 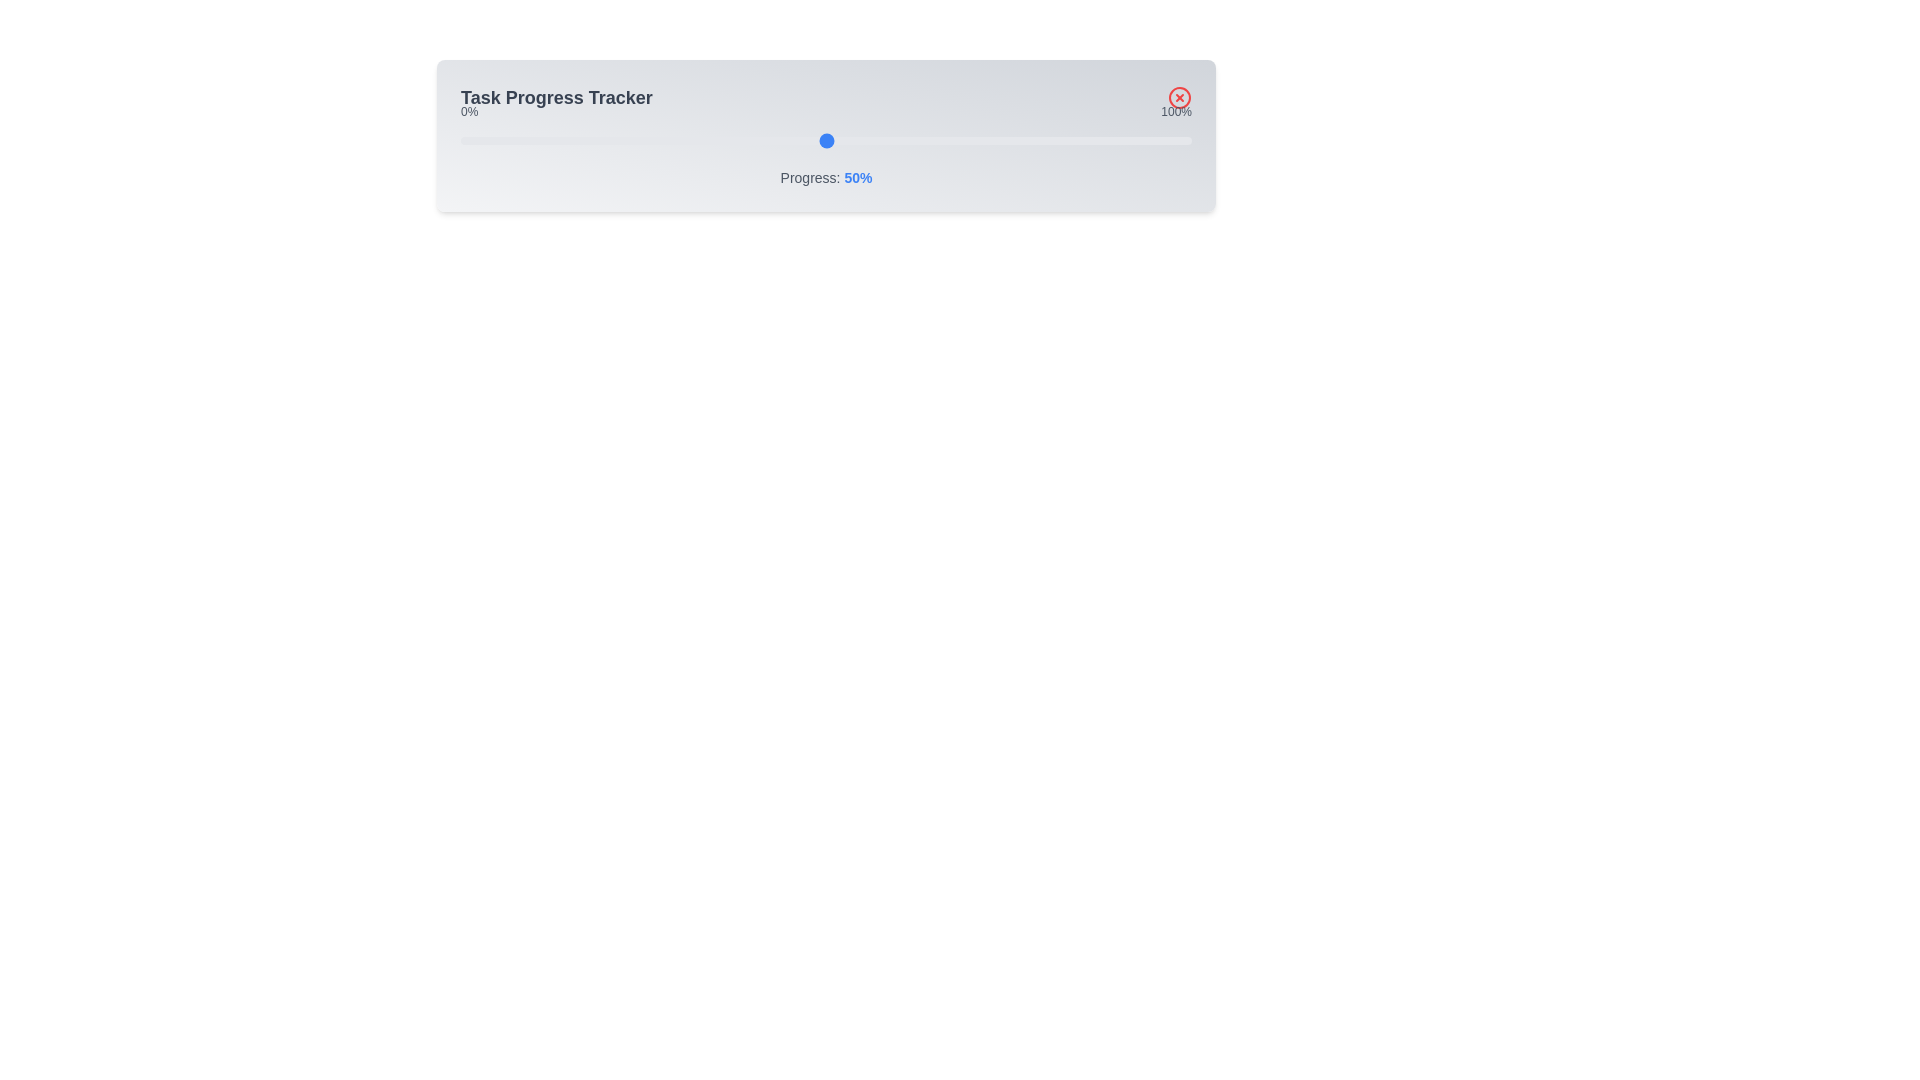 What do you see at coordinates (598, 140) in the screenshot?
I see `the slider` at bounding box center [598, 140].